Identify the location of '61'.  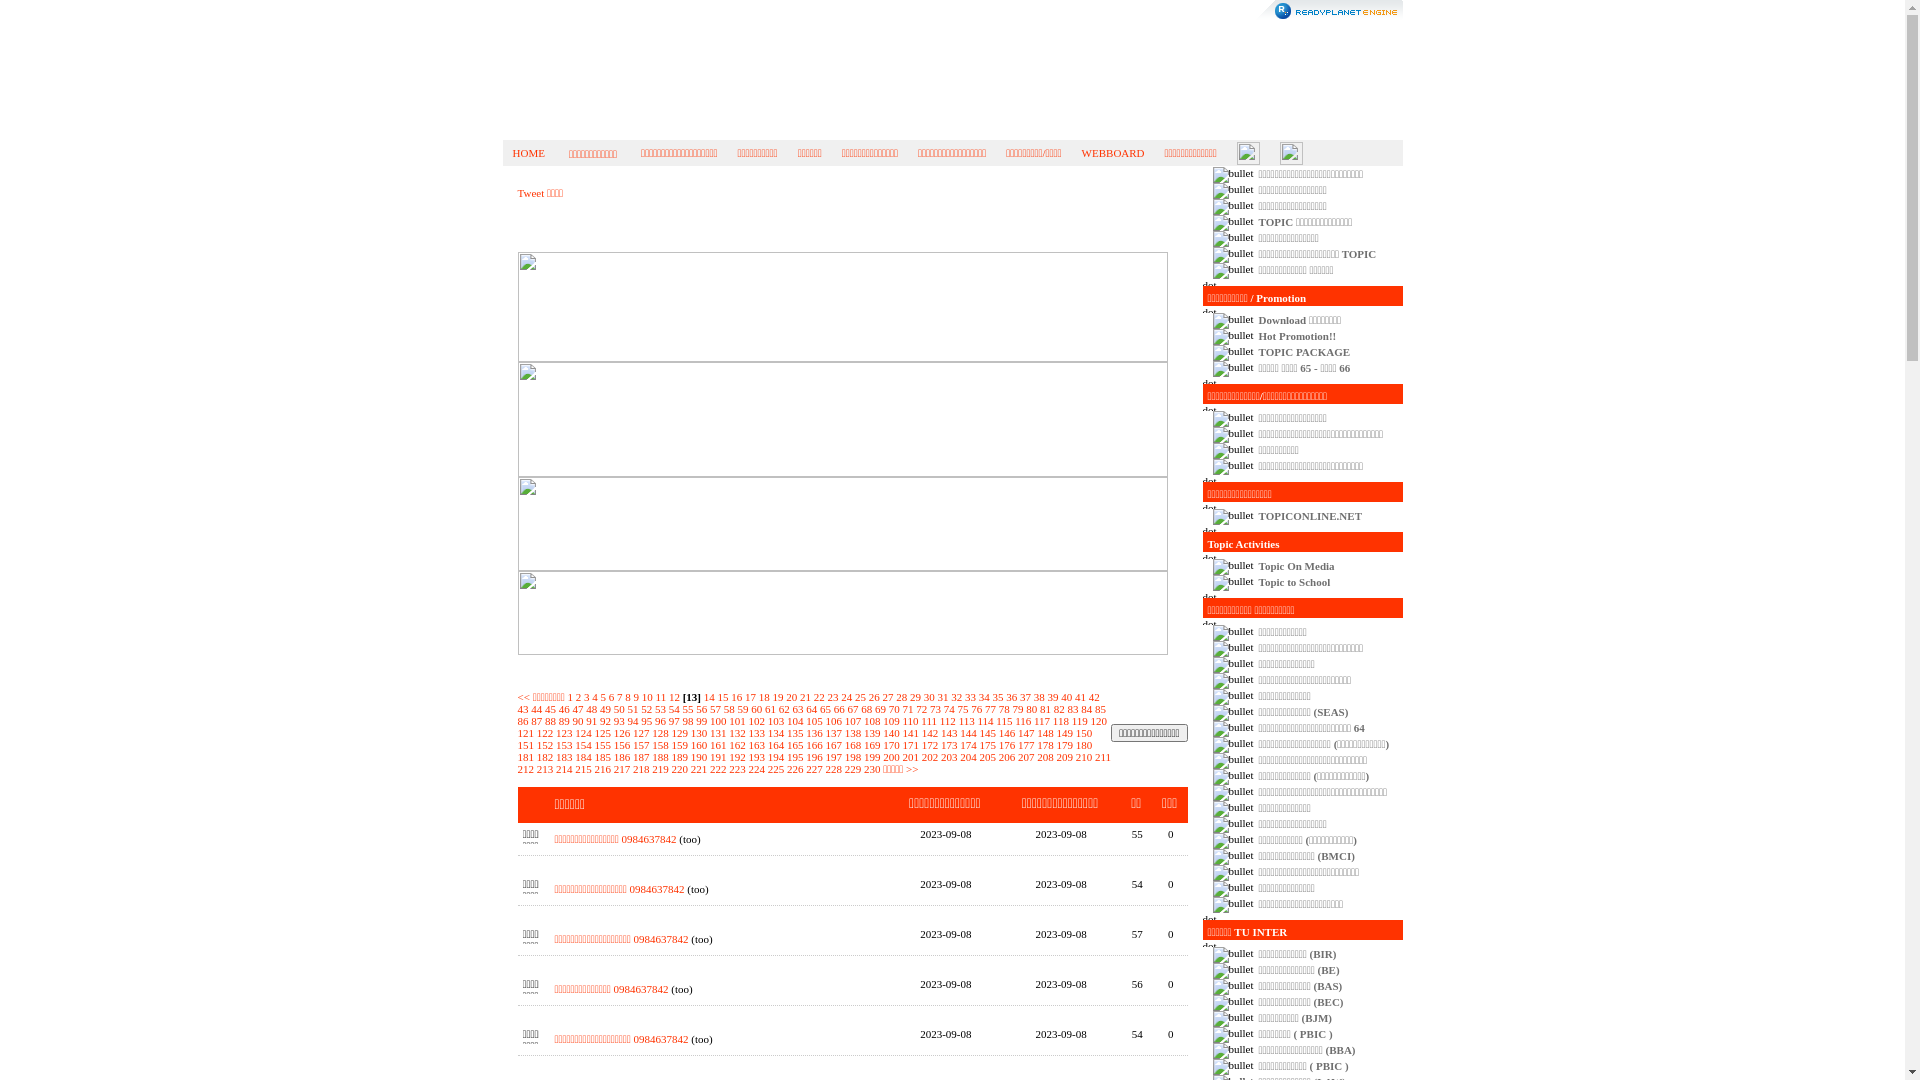
(763, 708).